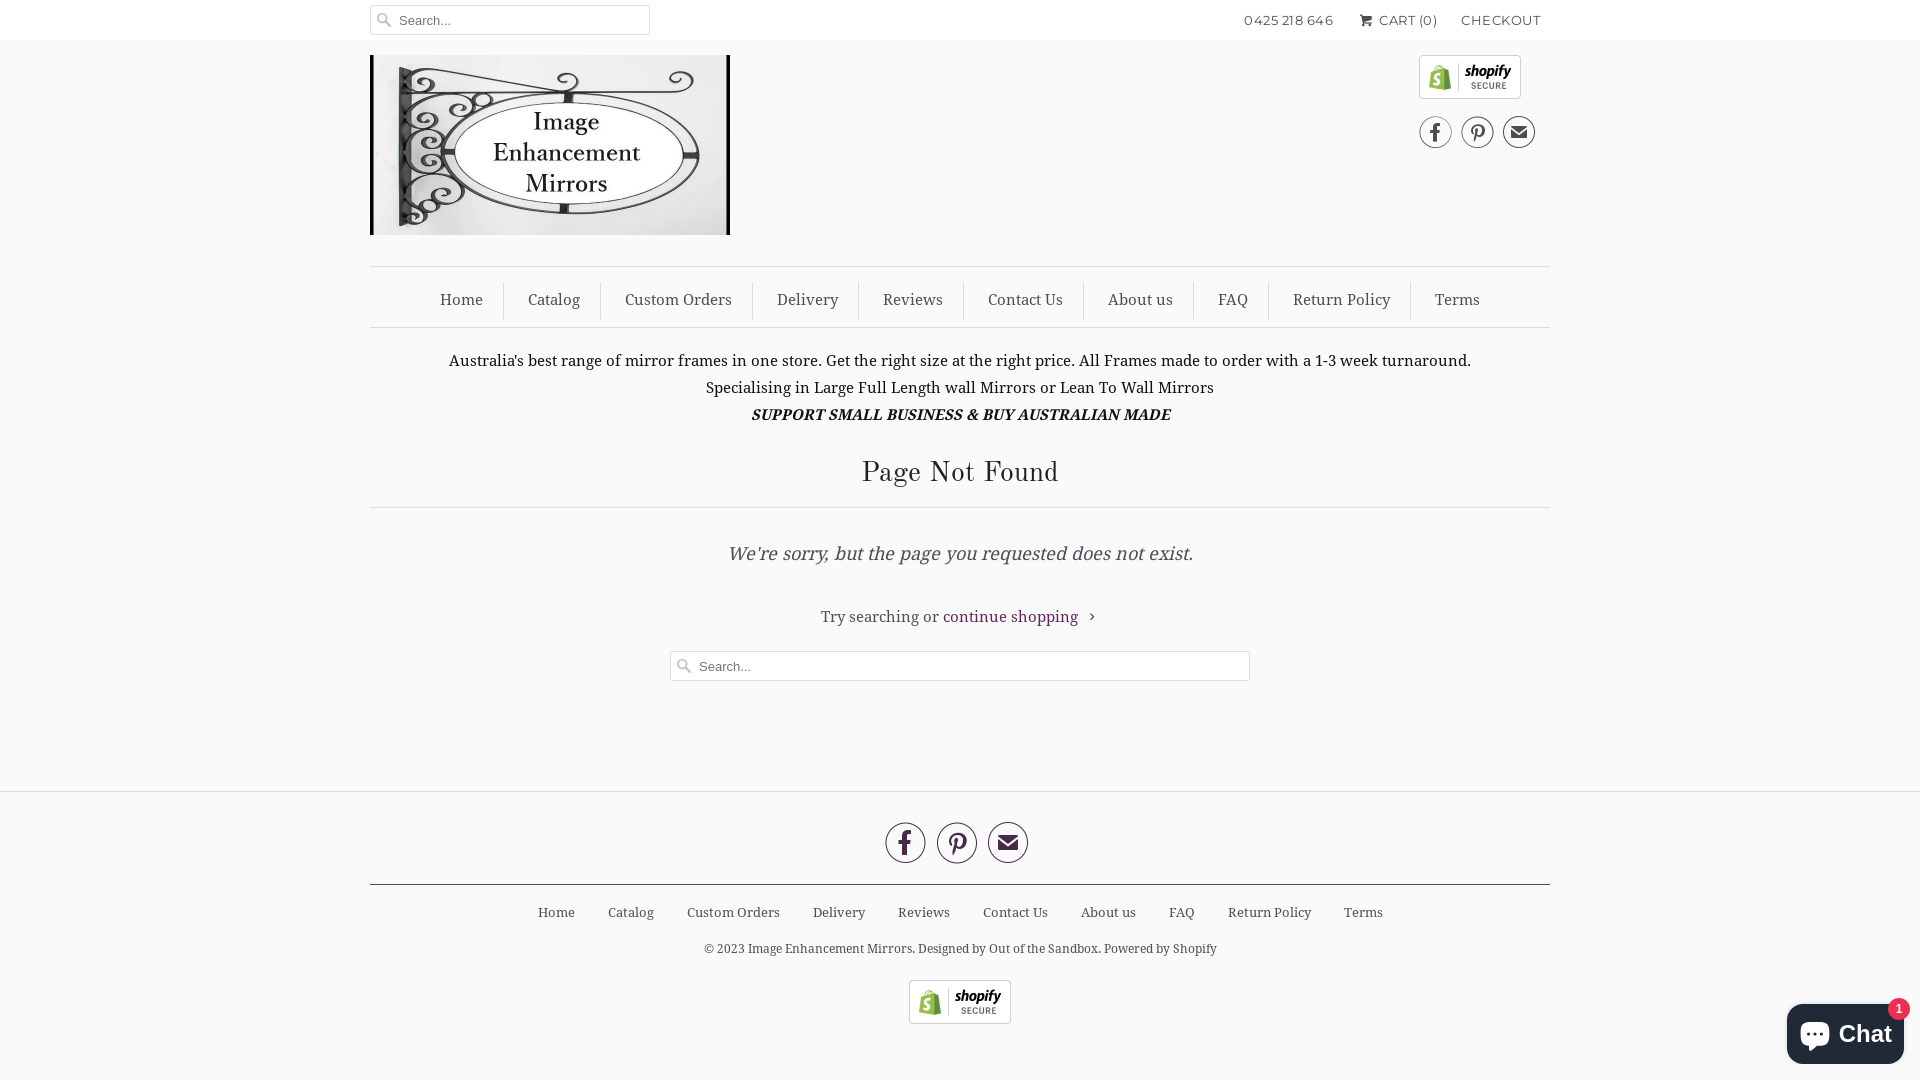 This screenshot has width=1920, height=1080. Describe the element at coordinates (686, 912) in the screenshot. I see `'Custom Orders'` at that location.